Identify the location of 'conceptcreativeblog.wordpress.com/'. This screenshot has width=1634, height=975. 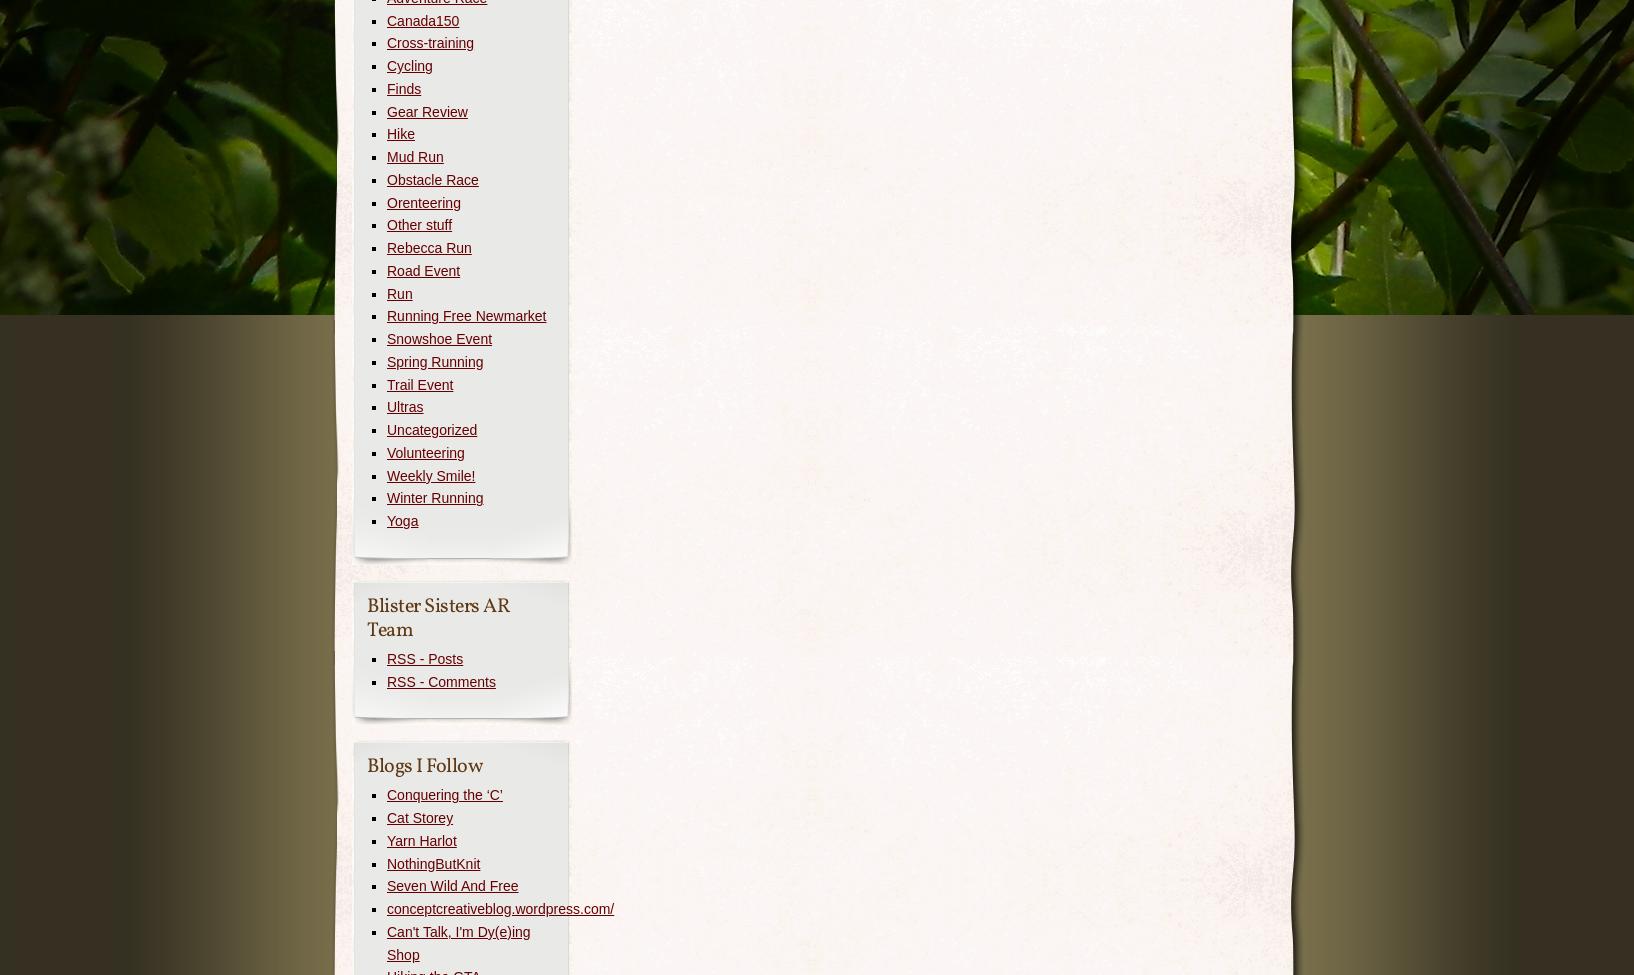
(499, 907).